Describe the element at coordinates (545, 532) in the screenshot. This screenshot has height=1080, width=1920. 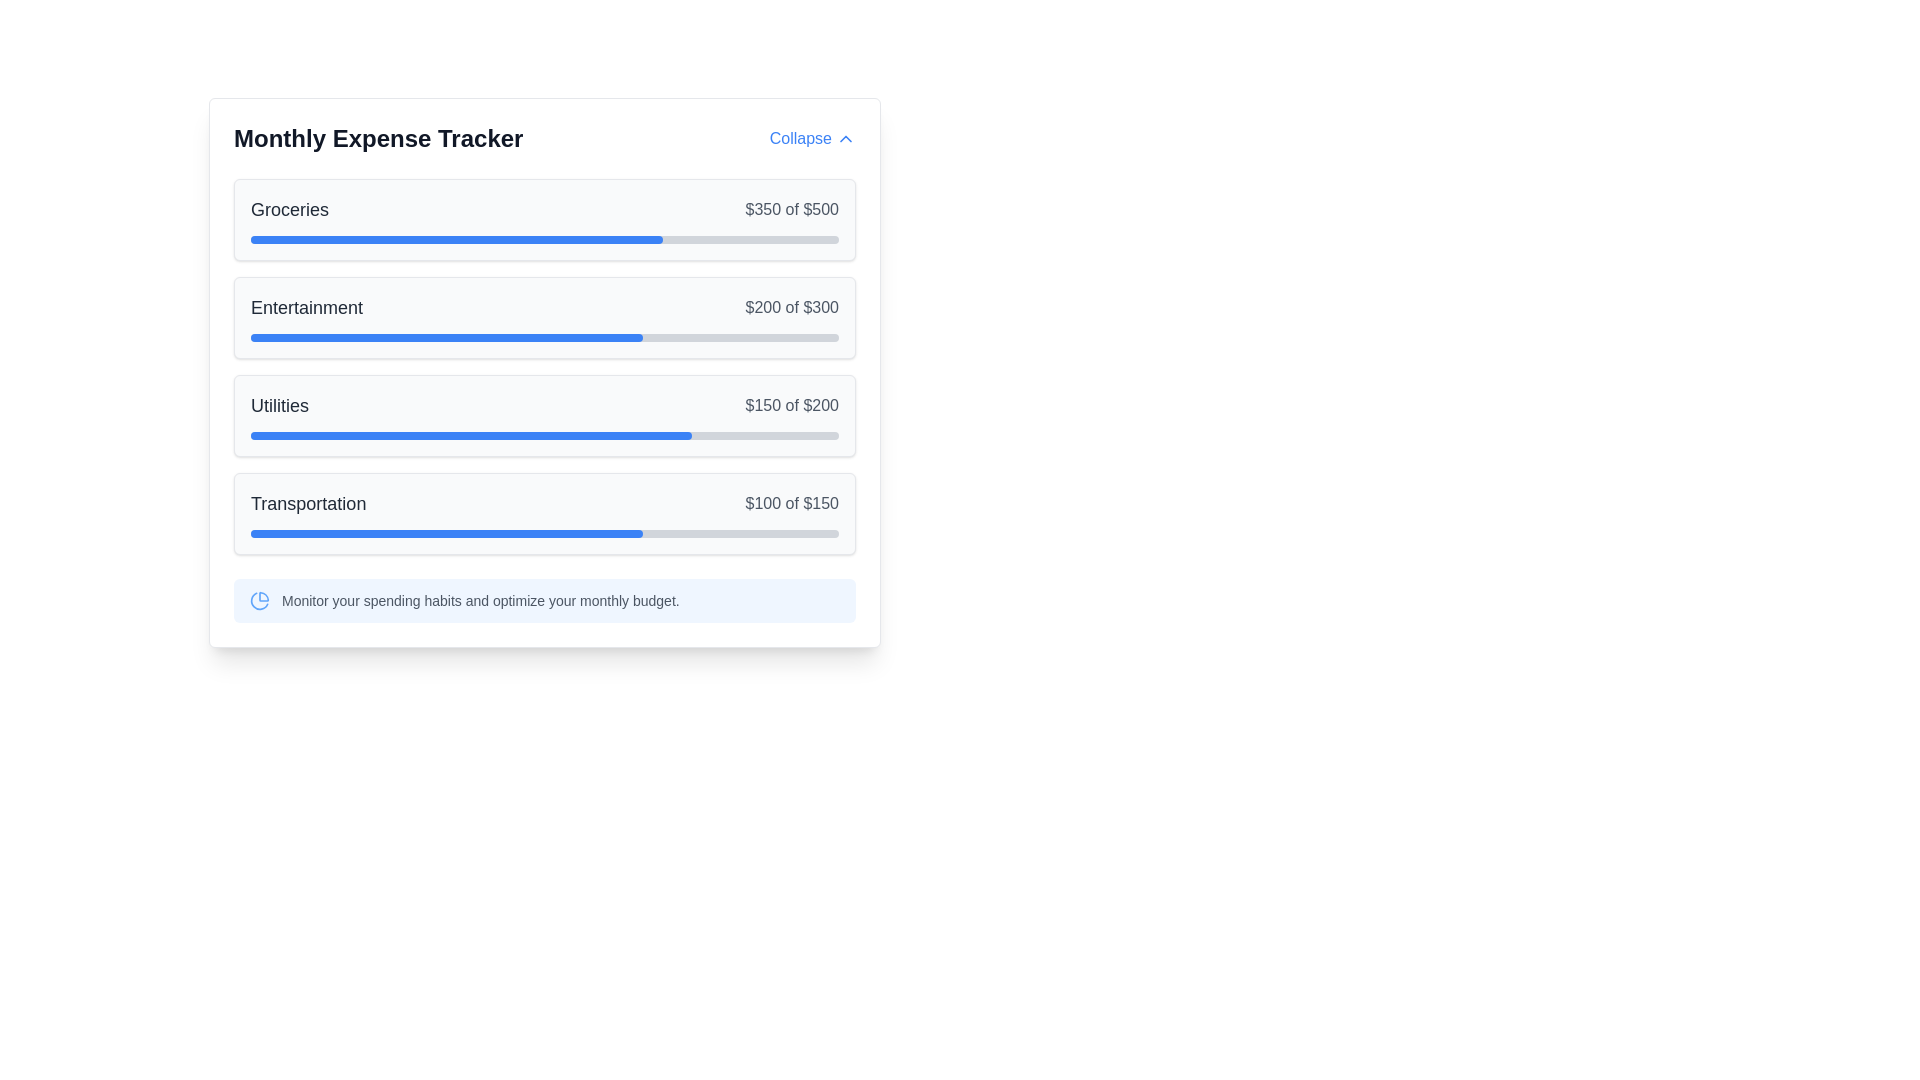
I see `the horizontal progress bar within the 'Transportation $100 of $150' box in the 'Monthly Expense Tracker' section, which is filled to 66.67% with a blue segment` at that location.